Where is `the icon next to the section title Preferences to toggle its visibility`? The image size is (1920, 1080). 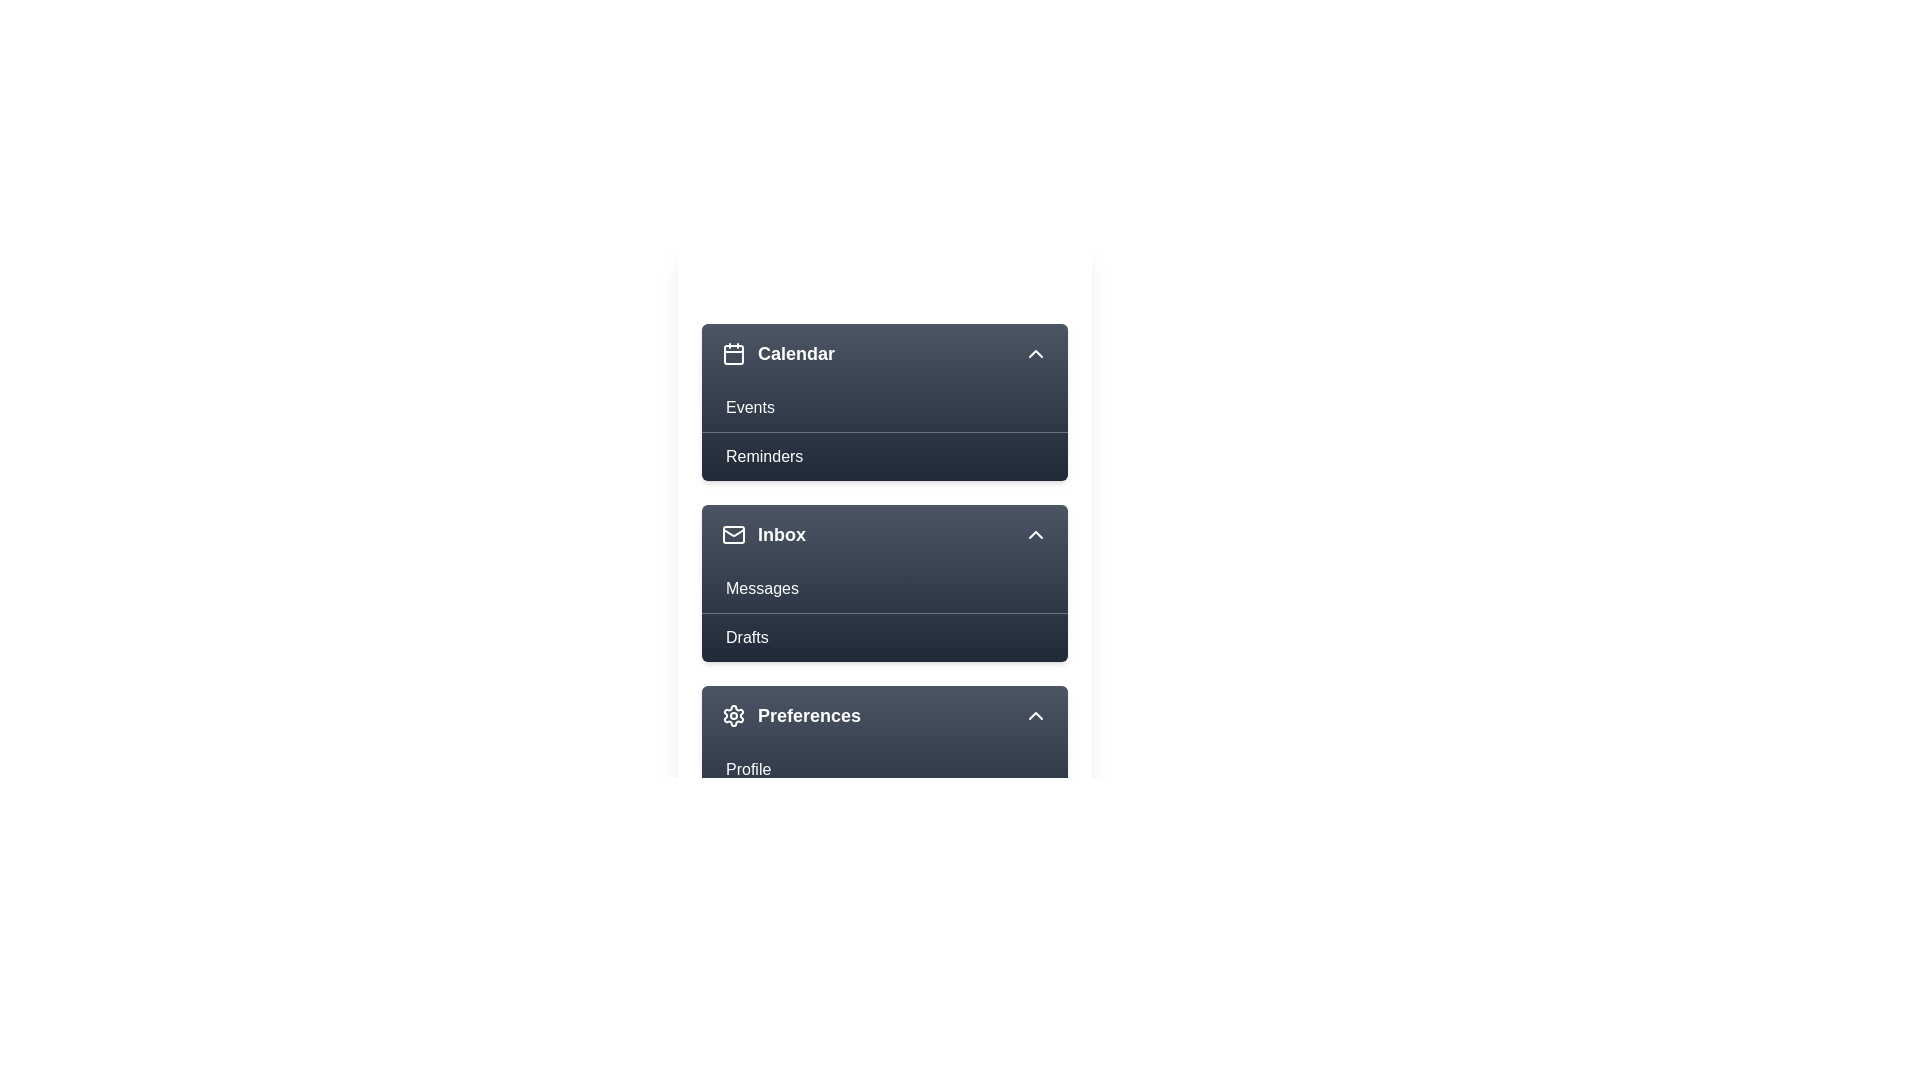
the icon next to the section title Preferences to toggle its visibility is located at coordinates (733, 715).